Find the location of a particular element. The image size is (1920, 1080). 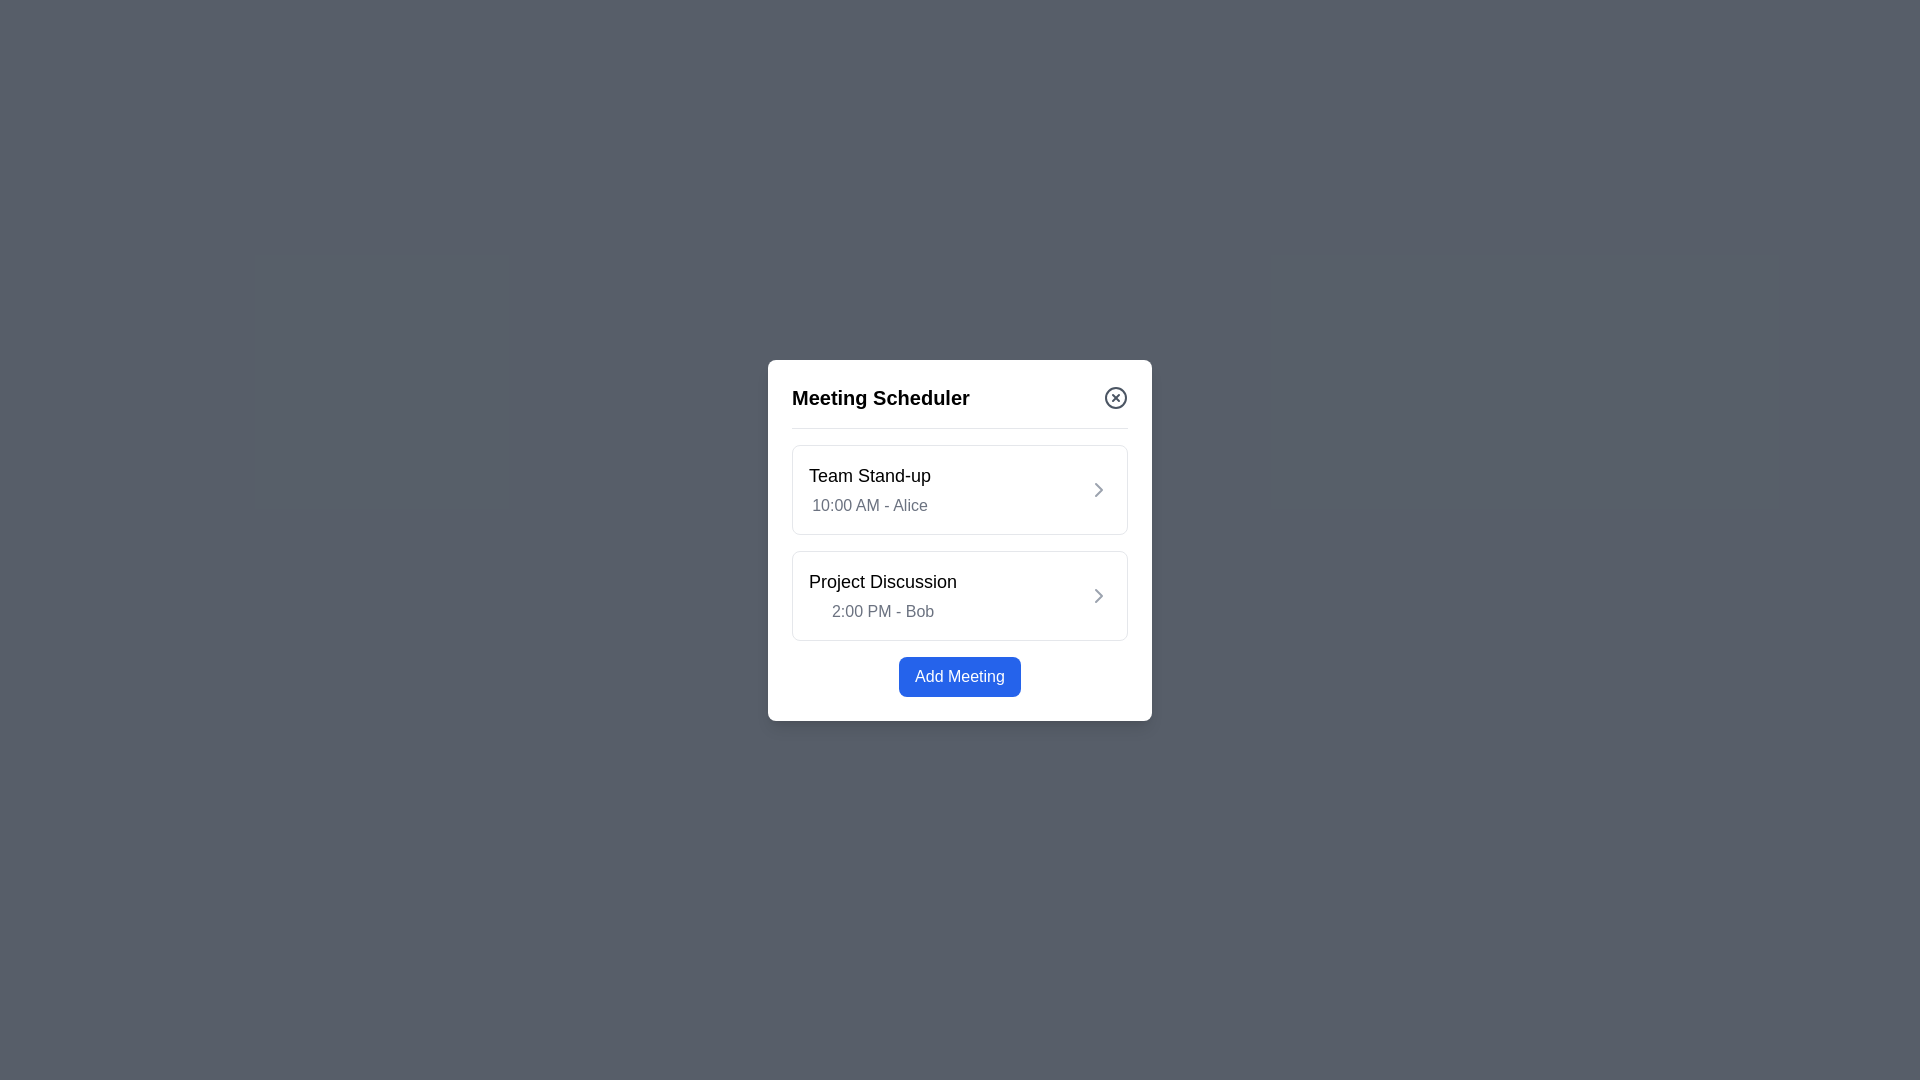

the text block displaying the scheduled event details in the 'Meeting Scheduler' modal, which is the second entry in the list is located at coordinates (882, 594).